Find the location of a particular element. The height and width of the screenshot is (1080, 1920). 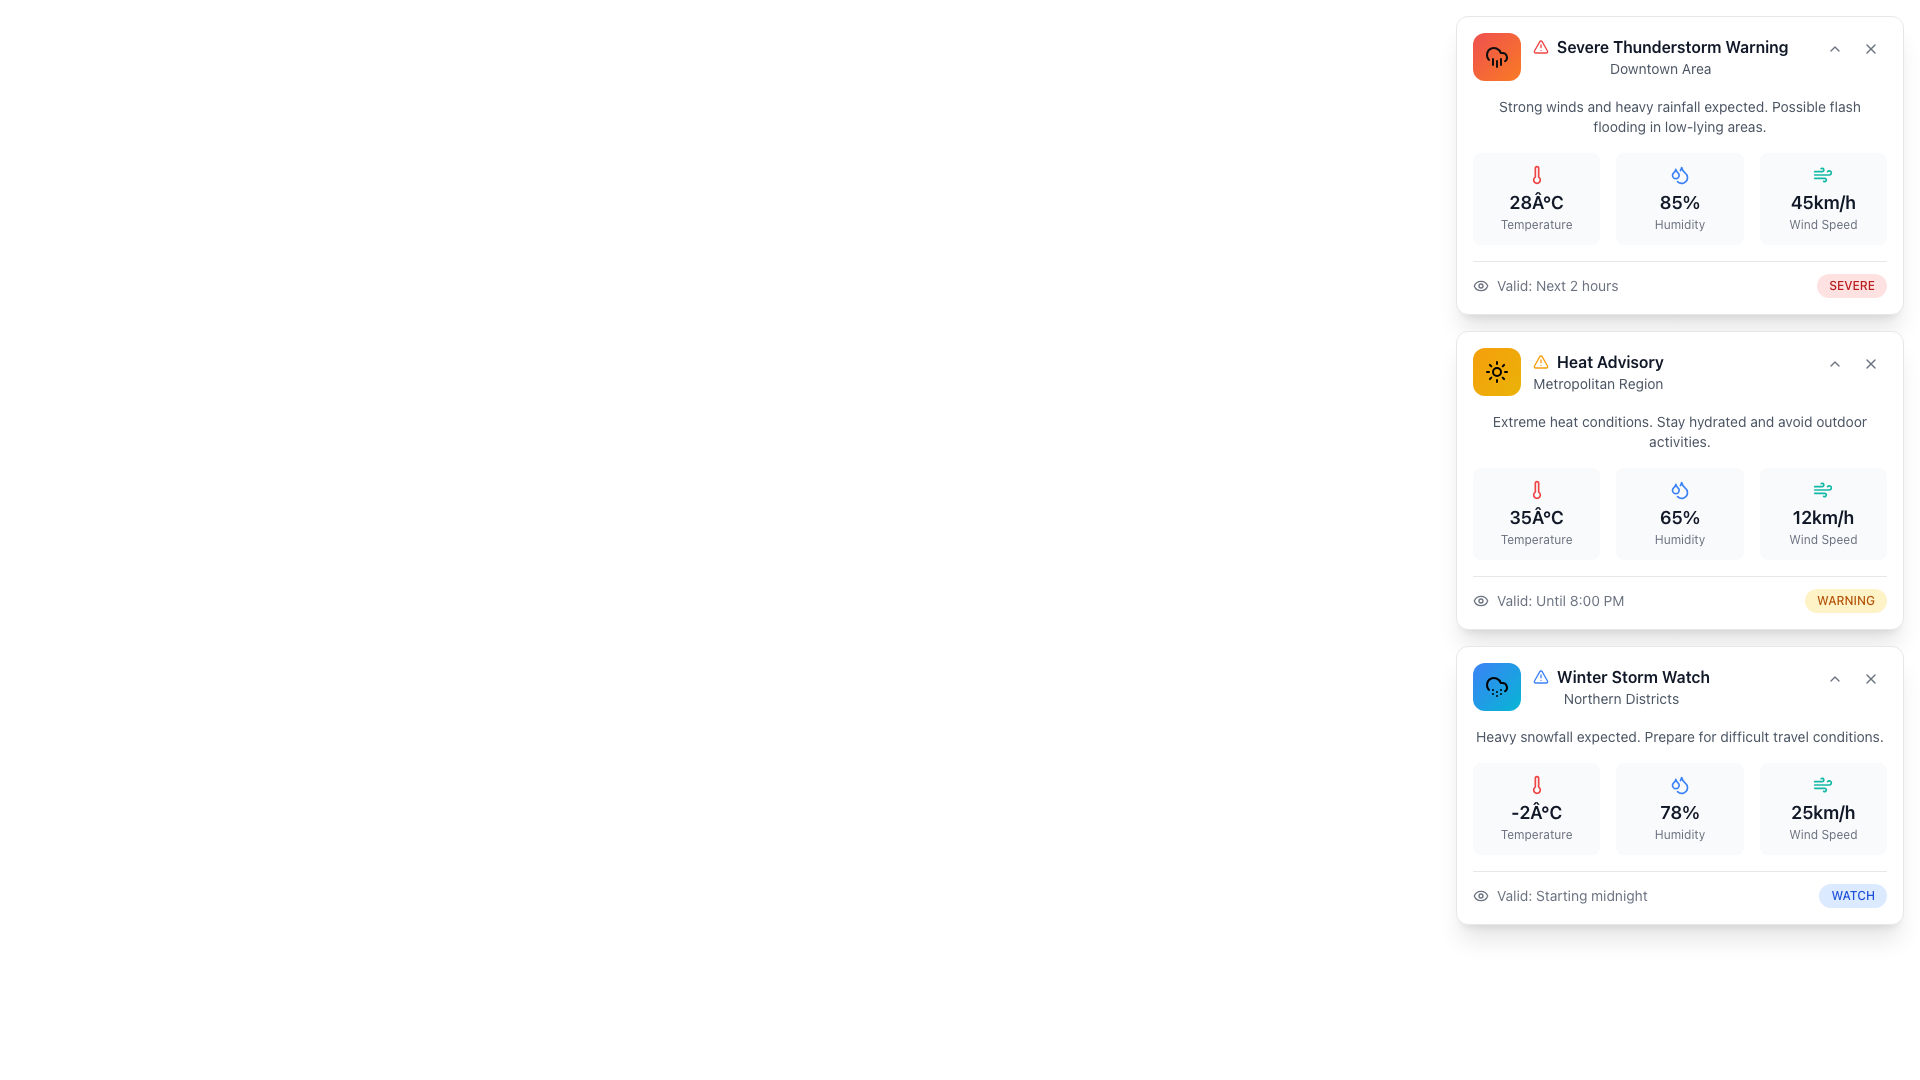

the Badge located in the bottom-right corner of the 'Heat Advisory' card, adjacent to the text 'Valid: Until 8:00 PM' is located at coordinates (1845, 600).